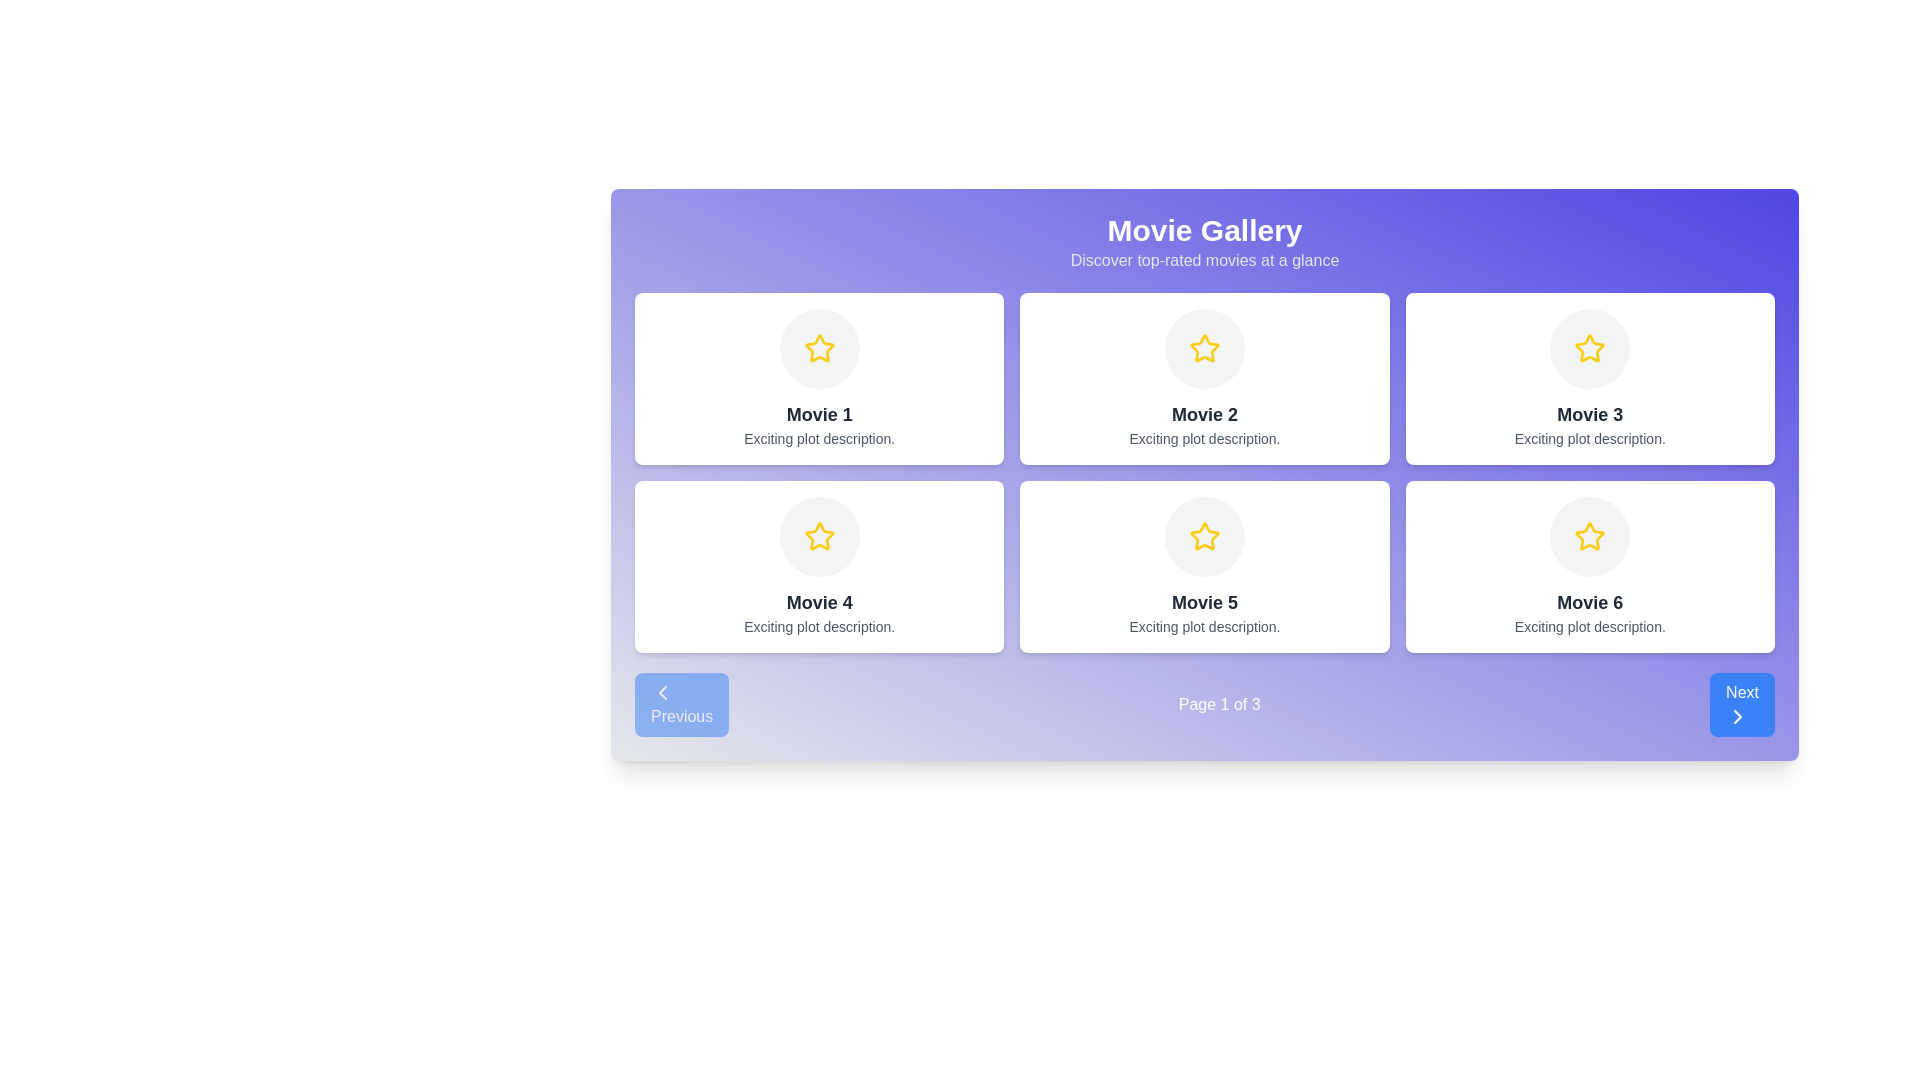  Describe the element at coordinates (819, 626) in the screenshot. I see `the text snippet reading 'Exciting plot description' styled in gray color, located beneath 'Movie 4' within the card layout` at that location.